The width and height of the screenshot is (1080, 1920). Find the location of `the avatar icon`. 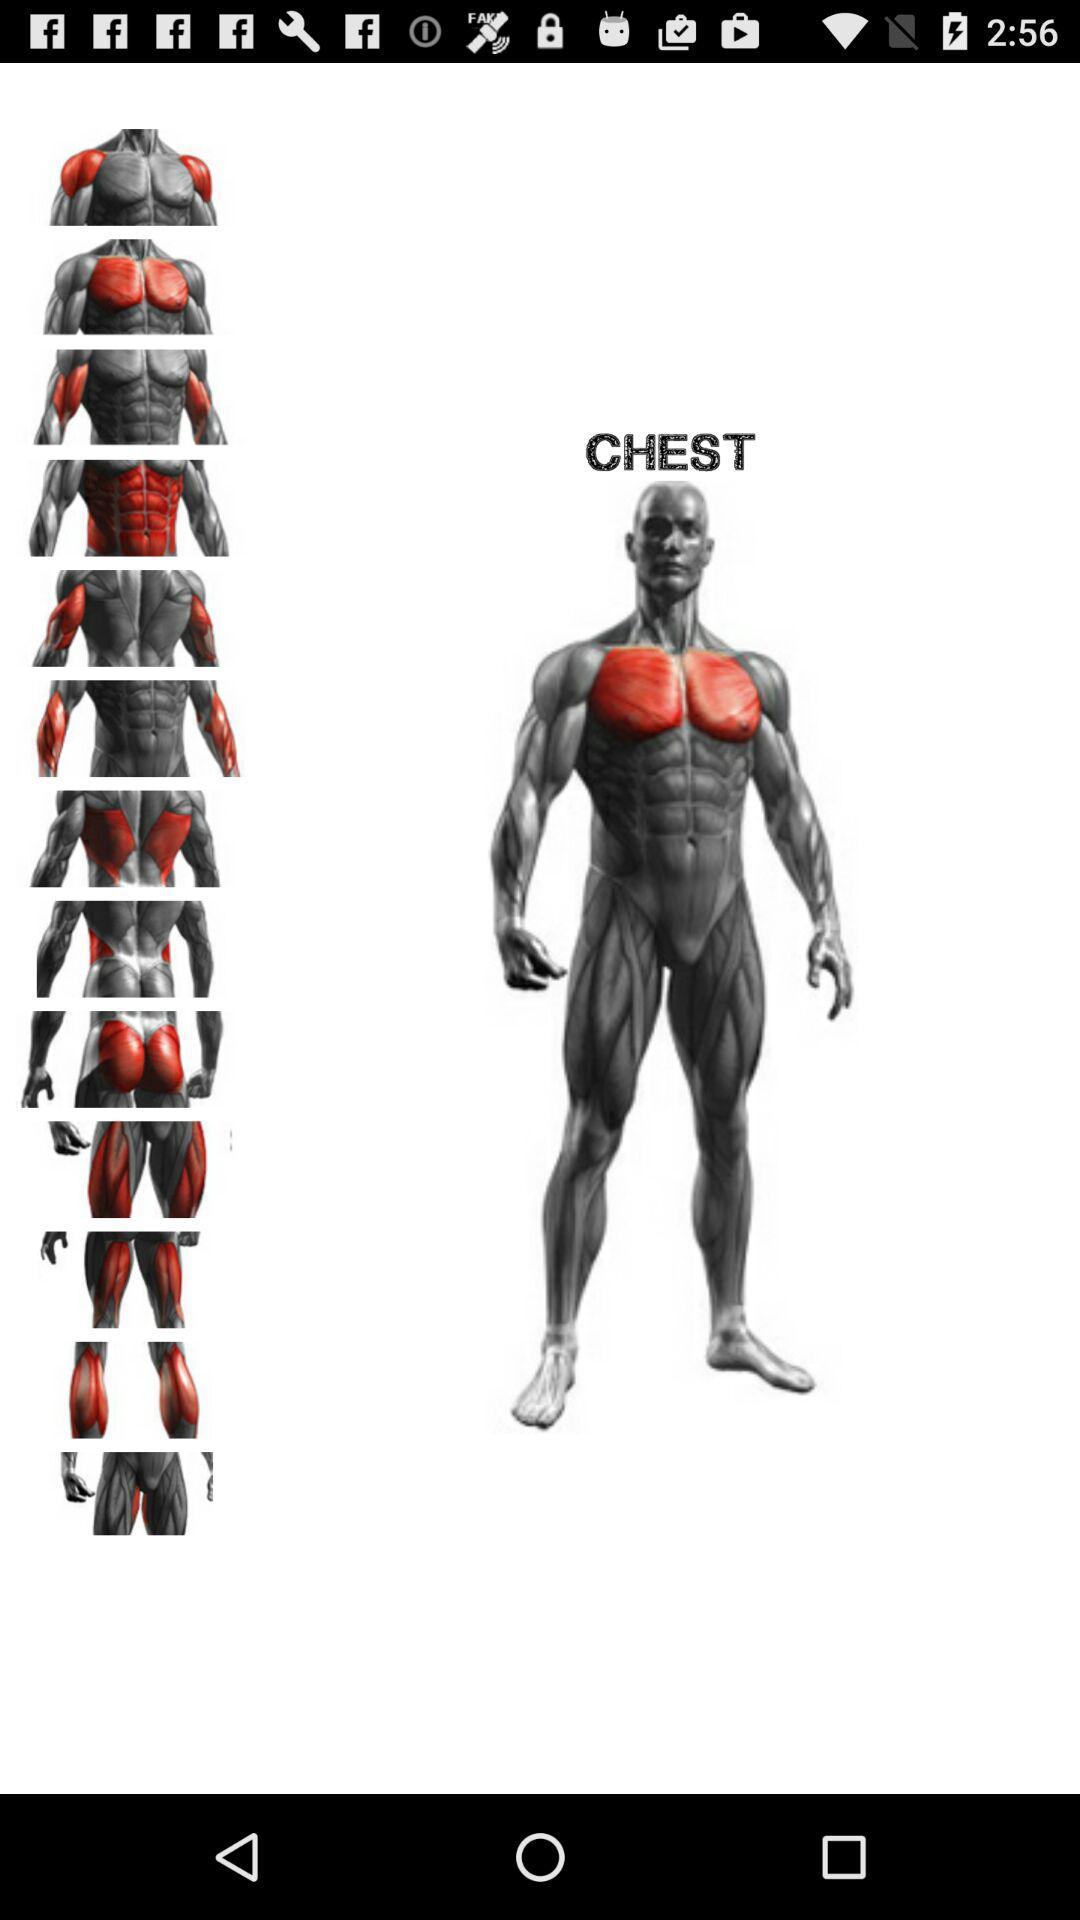

the avatar icon is located at coordinates (131, 1597).